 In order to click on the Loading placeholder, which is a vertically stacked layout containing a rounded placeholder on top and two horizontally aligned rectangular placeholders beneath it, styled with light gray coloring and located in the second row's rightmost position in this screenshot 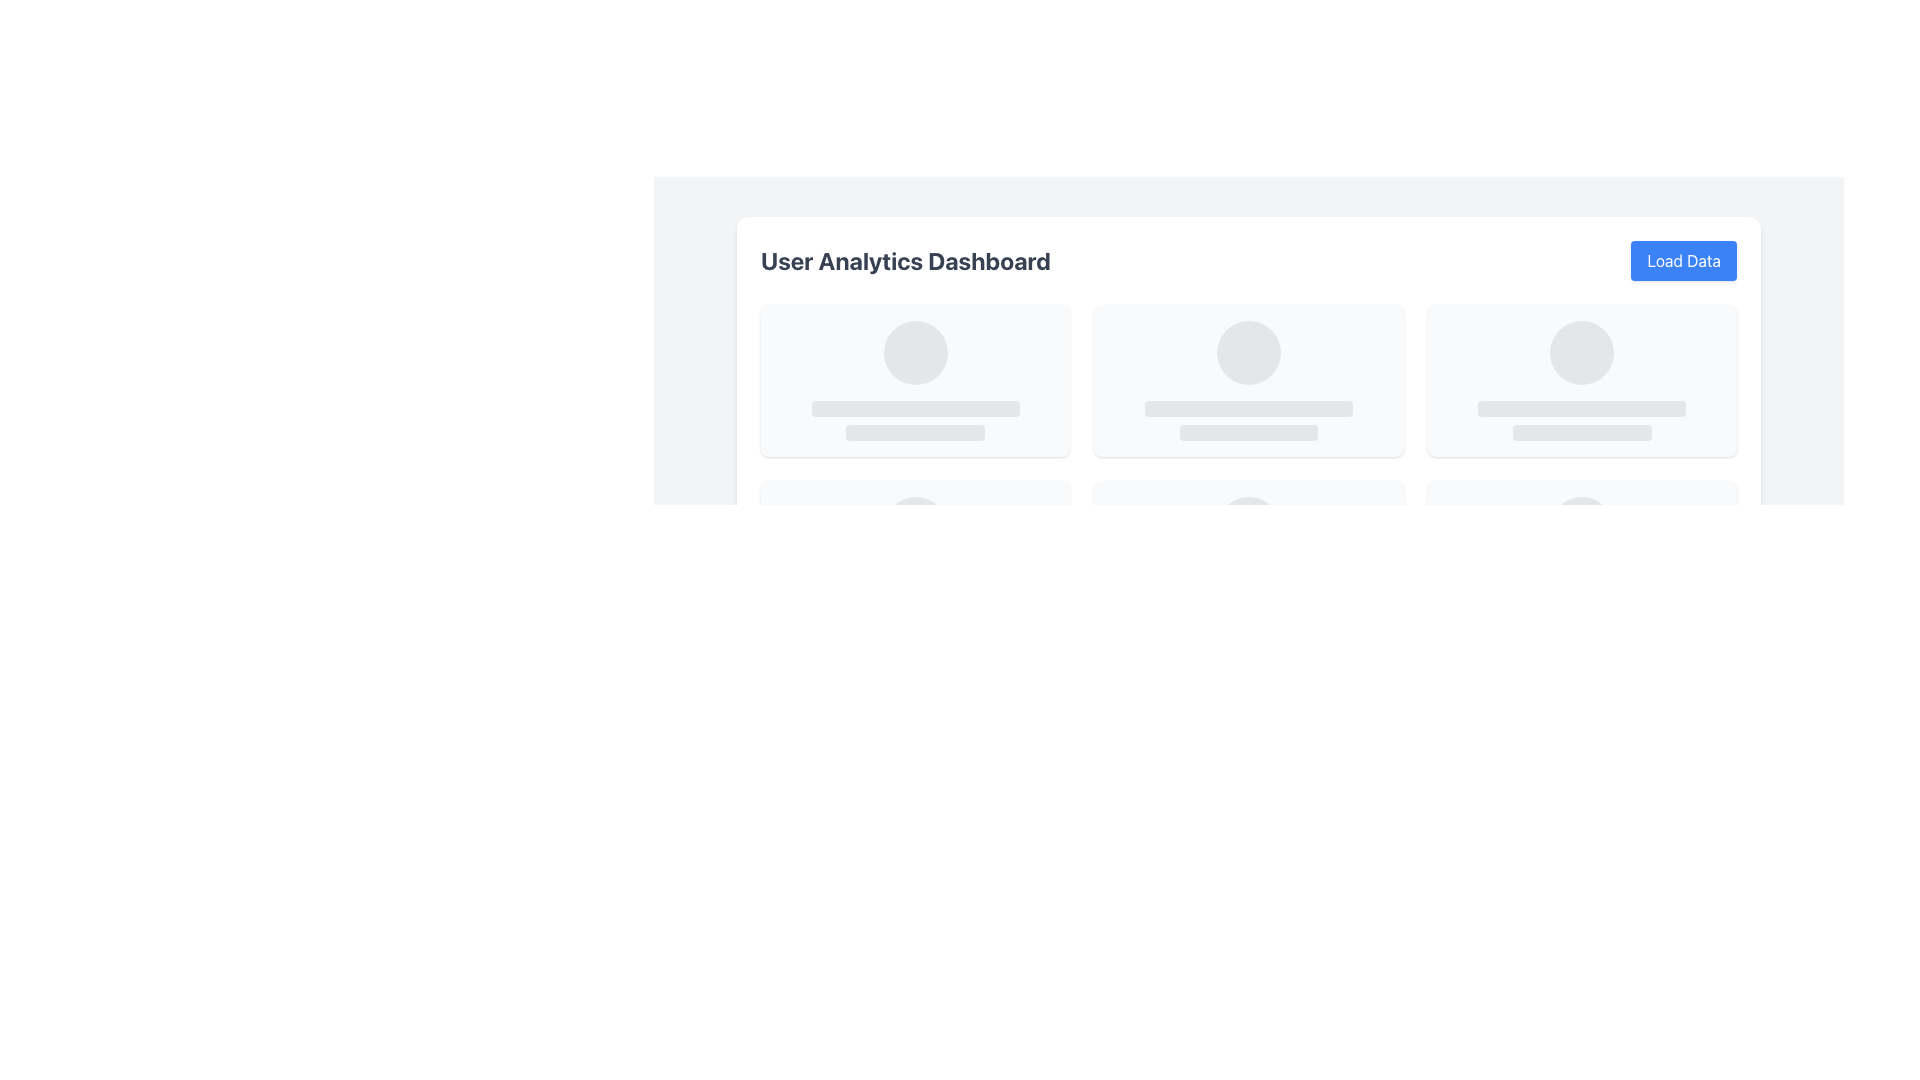, I will do `click(1581, 381)`.